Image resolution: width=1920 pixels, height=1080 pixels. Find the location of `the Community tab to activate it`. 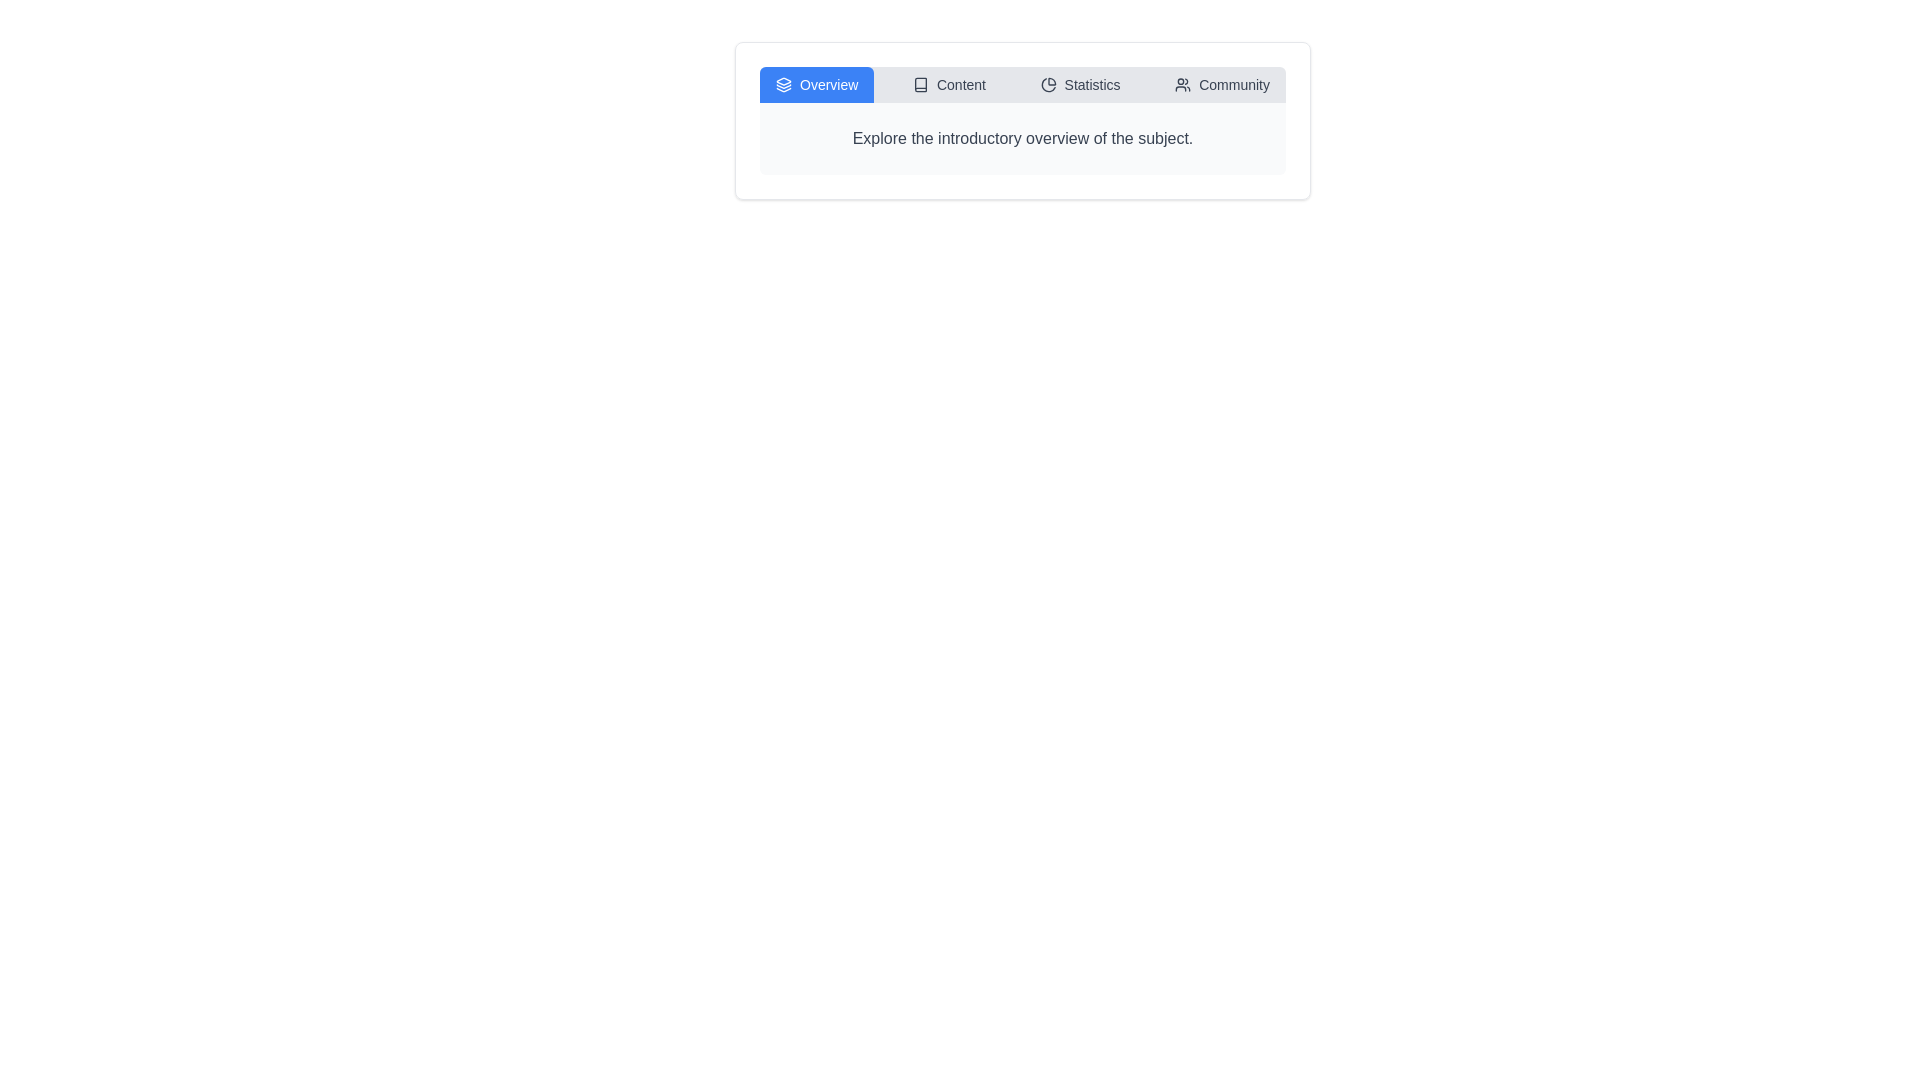

the Community tab to activate it is located at coordinates (1221, 83).